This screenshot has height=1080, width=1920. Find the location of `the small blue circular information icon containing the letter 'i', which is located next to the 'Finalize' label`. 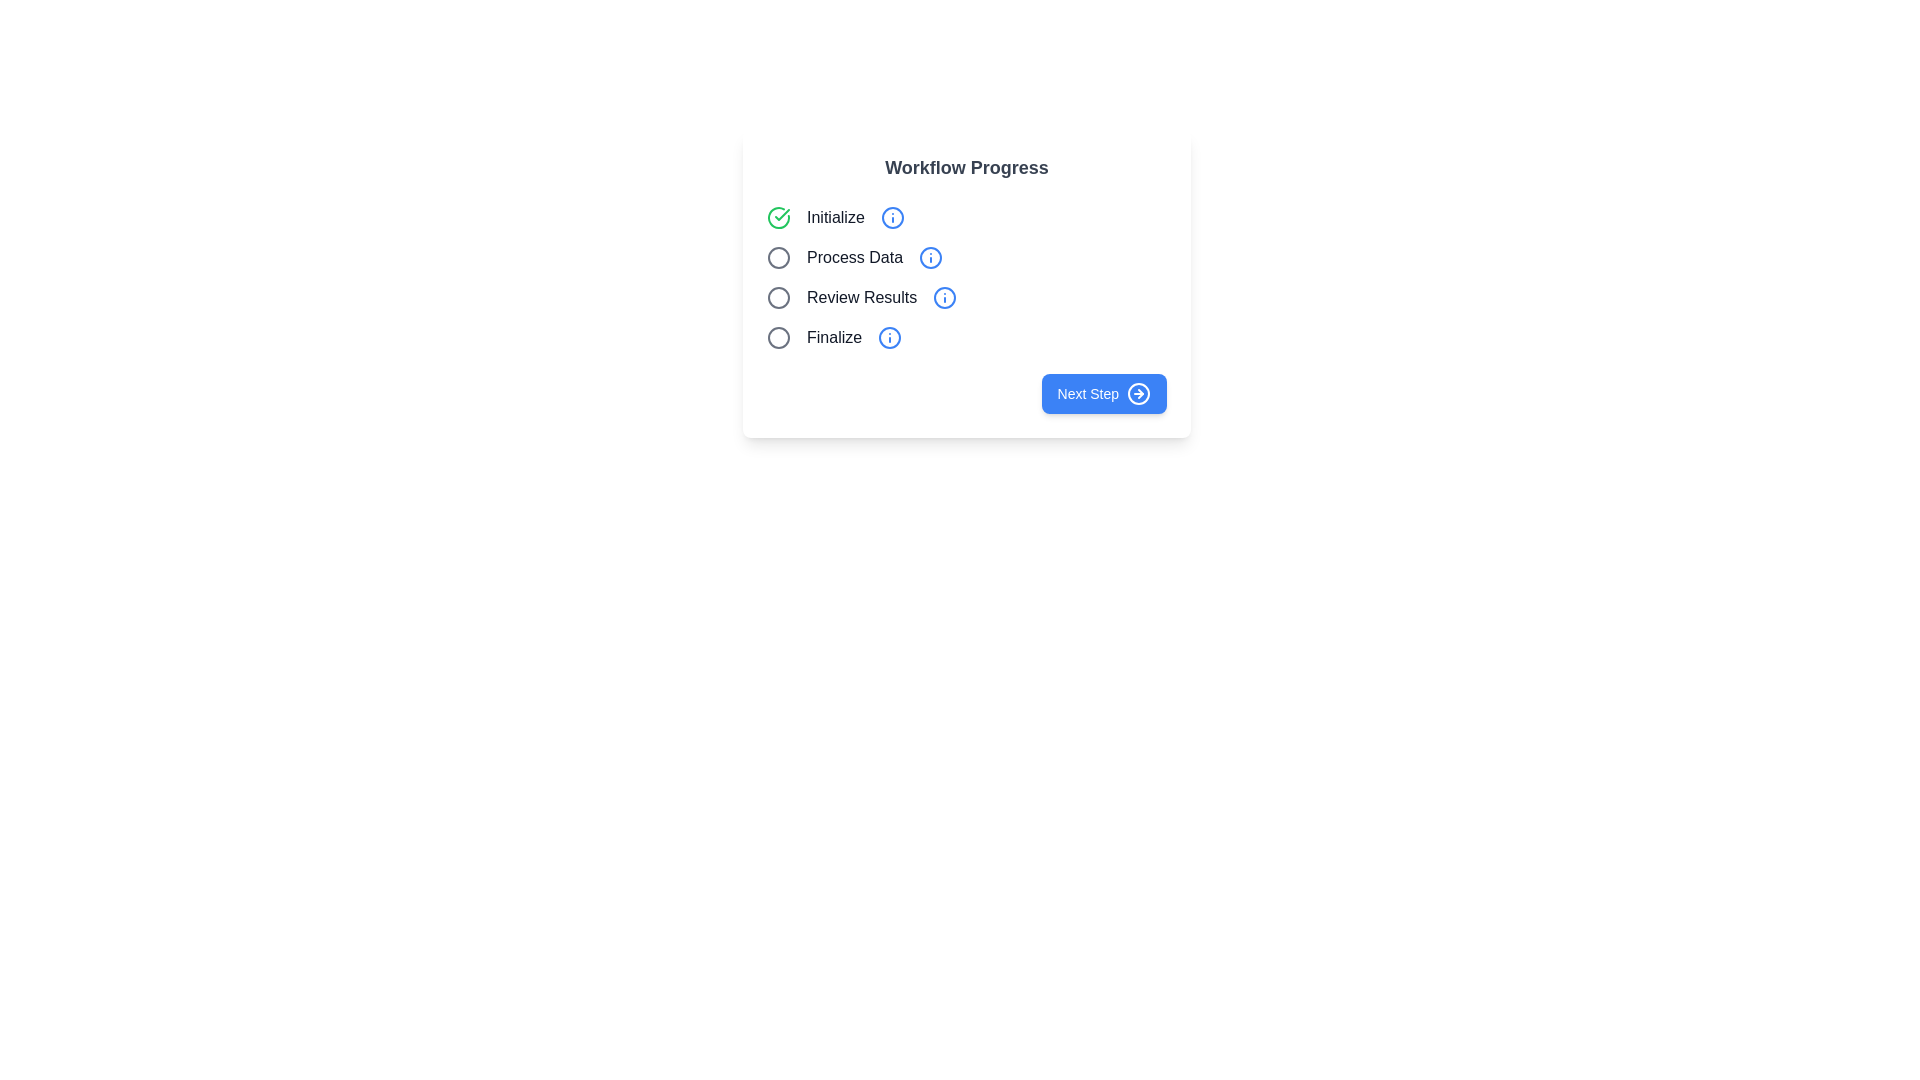

the small blue circular information icon containing the letter 'i', which is located next to the 'Finalize' label is located at coordinates (889, 337).